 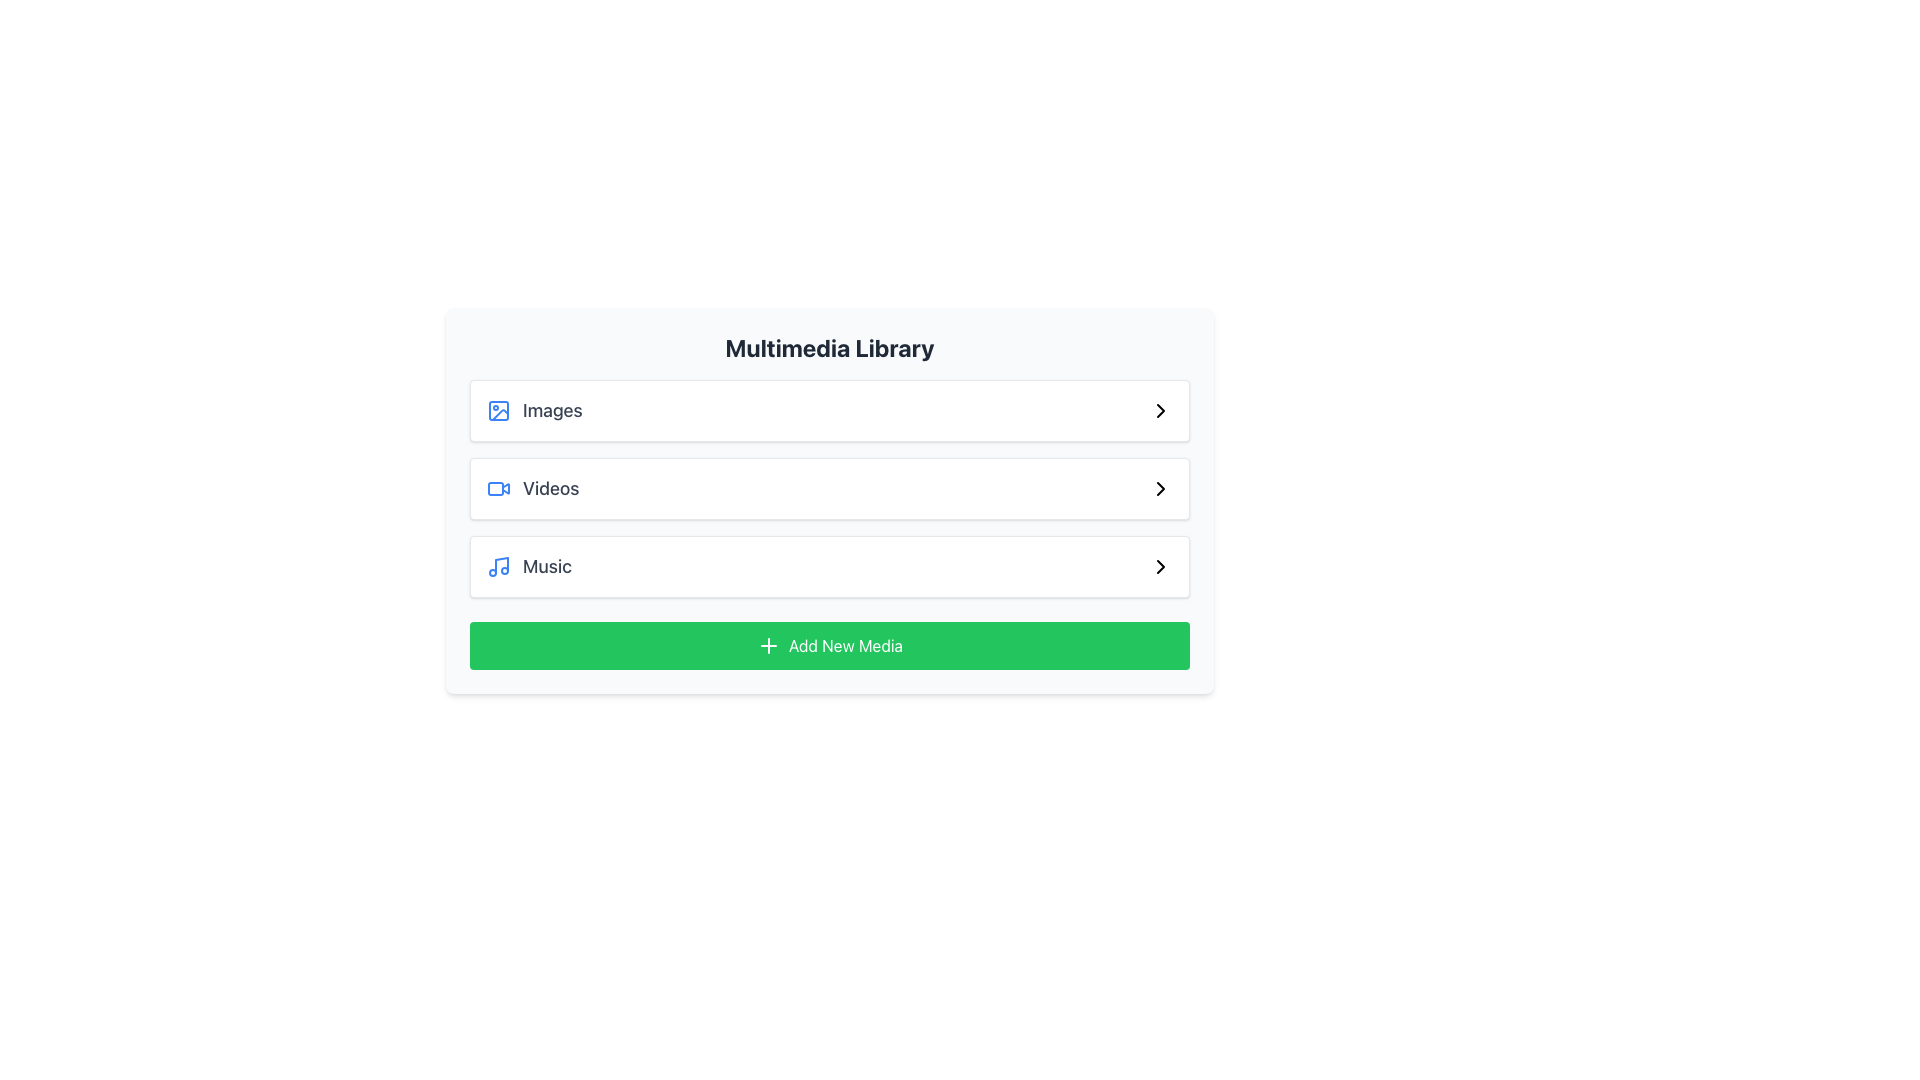 I want to click on the 'Add New Media' button located at the bottom of the 'Multimedia Library' section, so click(x=830, y=645).